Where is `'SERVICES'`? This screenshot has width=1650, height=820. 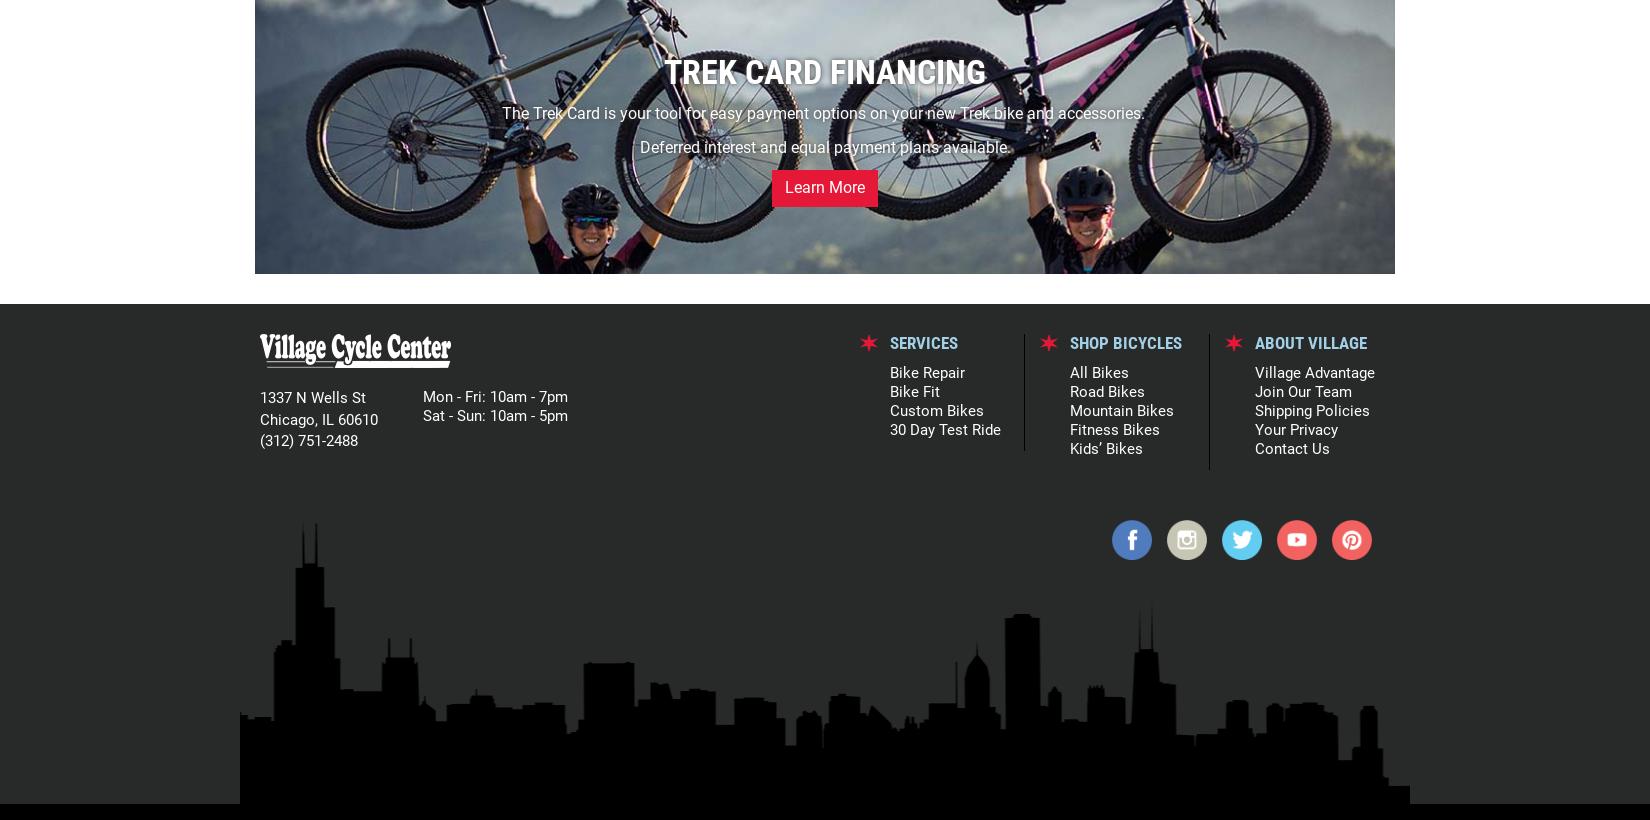 'SERVICES' is located at coordinates (924, 342).